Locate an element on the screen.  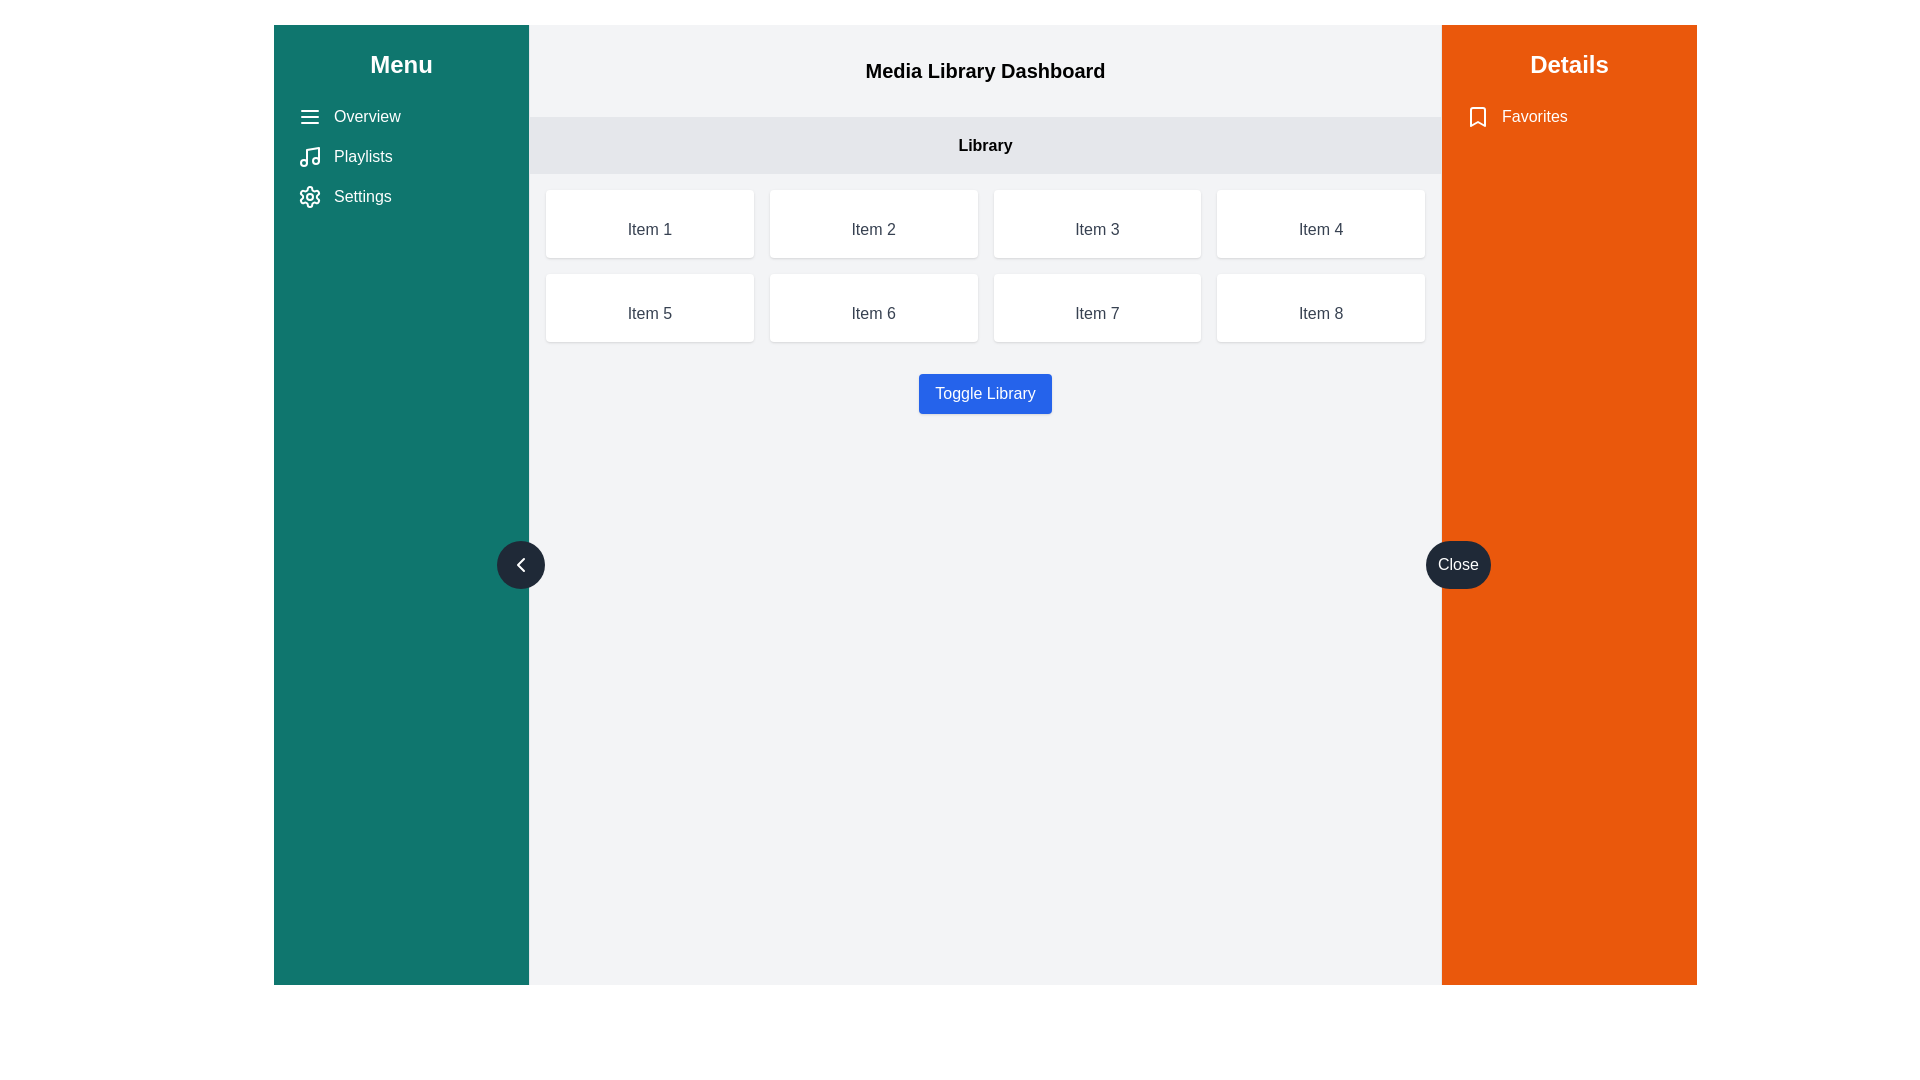
the 'Settings' icon located in the vertical menu on the left side of the interface, directly aligned with the 'Settings' text and positioned below the 'Playlists' option is located at coordinates (309, 196).